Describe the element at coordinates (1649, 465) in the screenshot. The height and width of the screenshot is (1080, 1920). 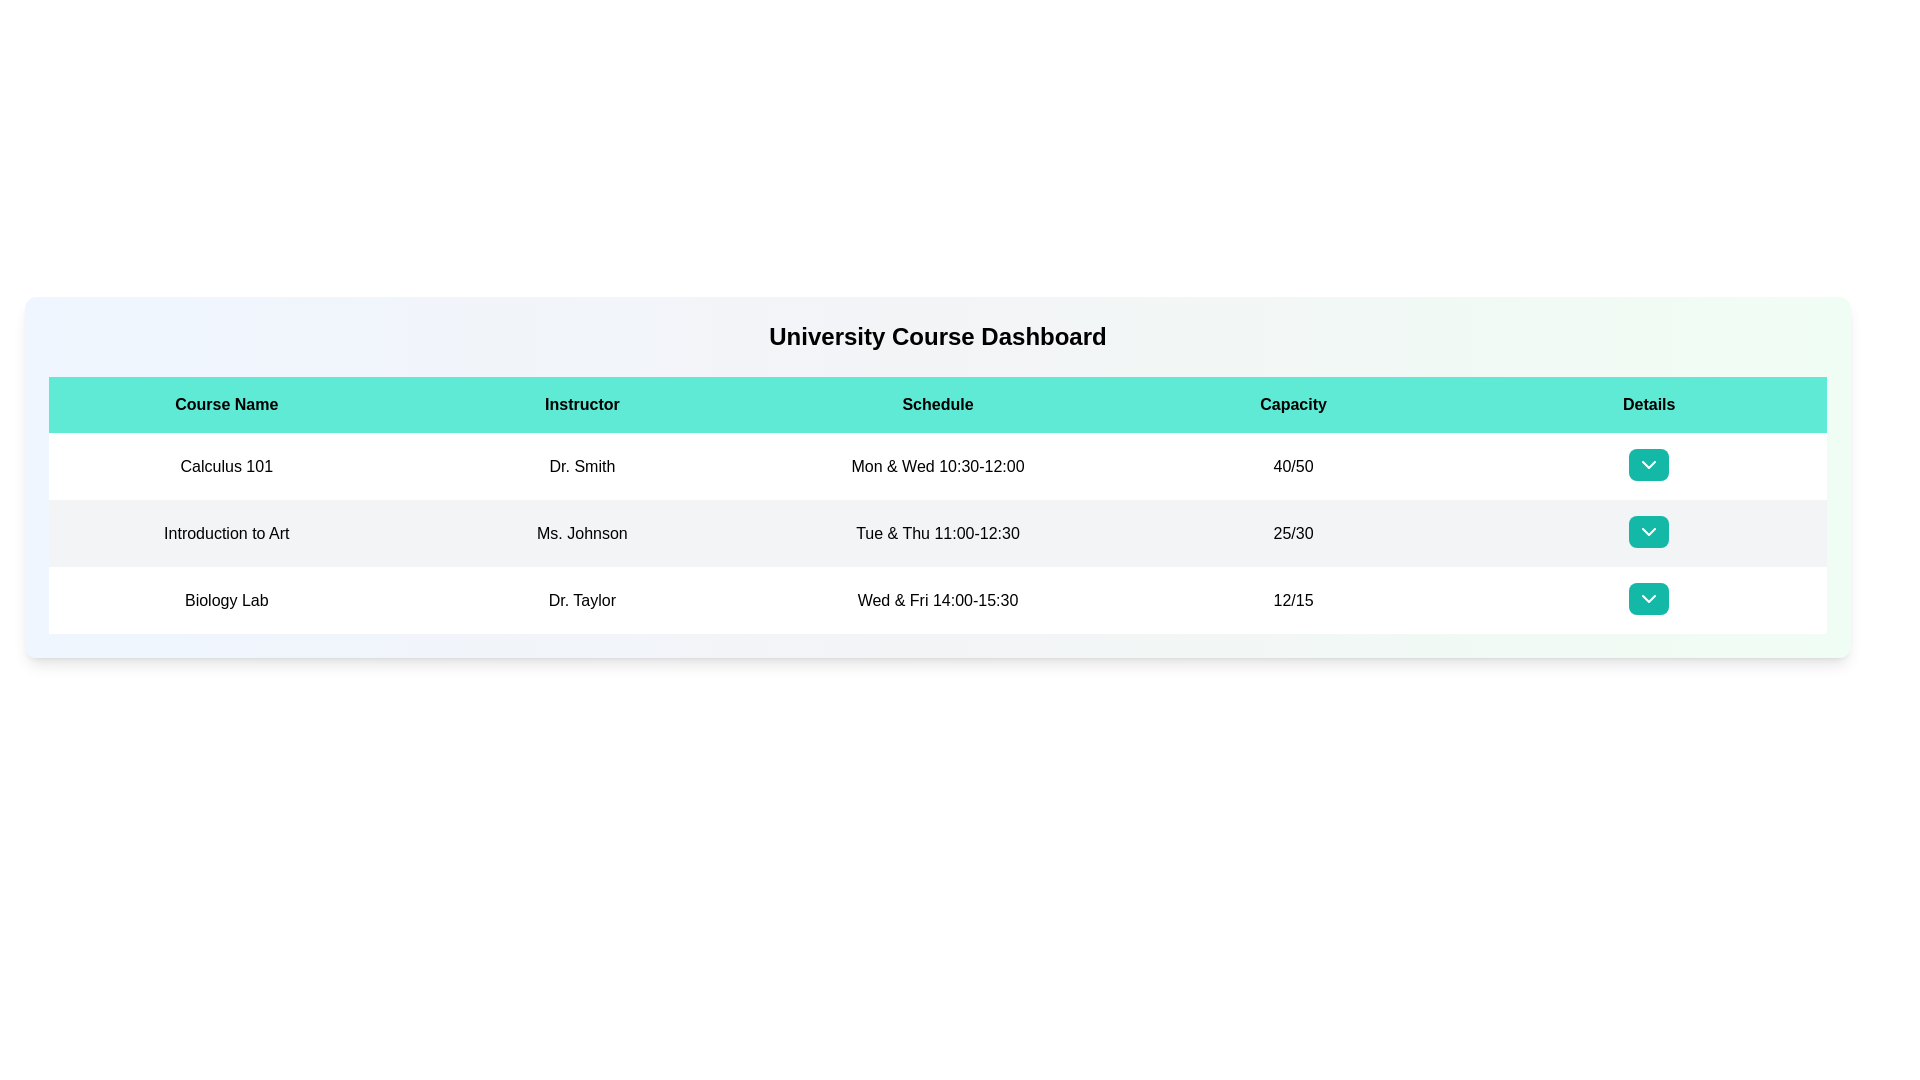
I see `the downward-pointing chevron icon in the teal button labeled 'Details'` at that location.